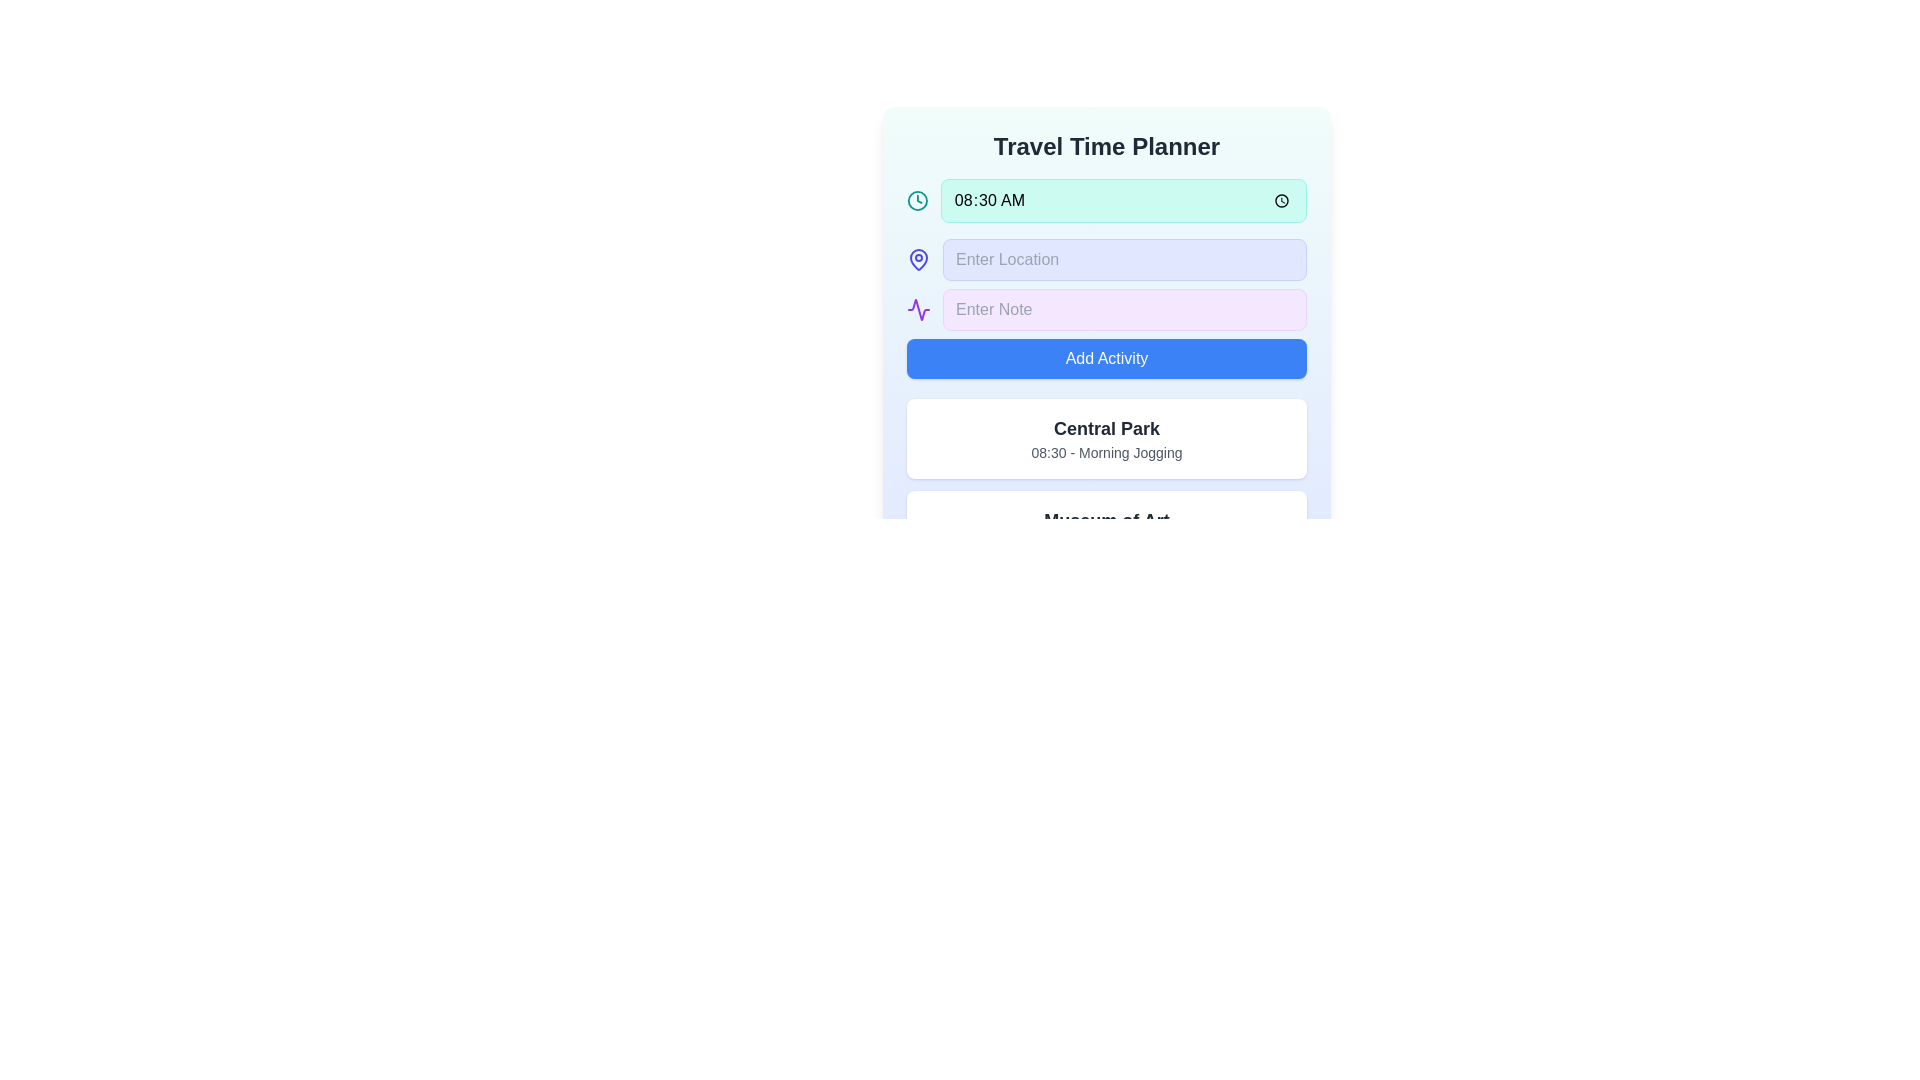 This screenshot has width=1920, height=1080. I want to click on the circular teal icon within the clock graphic located to the left of the '08:30 AM' time input field, so click(916, 200).